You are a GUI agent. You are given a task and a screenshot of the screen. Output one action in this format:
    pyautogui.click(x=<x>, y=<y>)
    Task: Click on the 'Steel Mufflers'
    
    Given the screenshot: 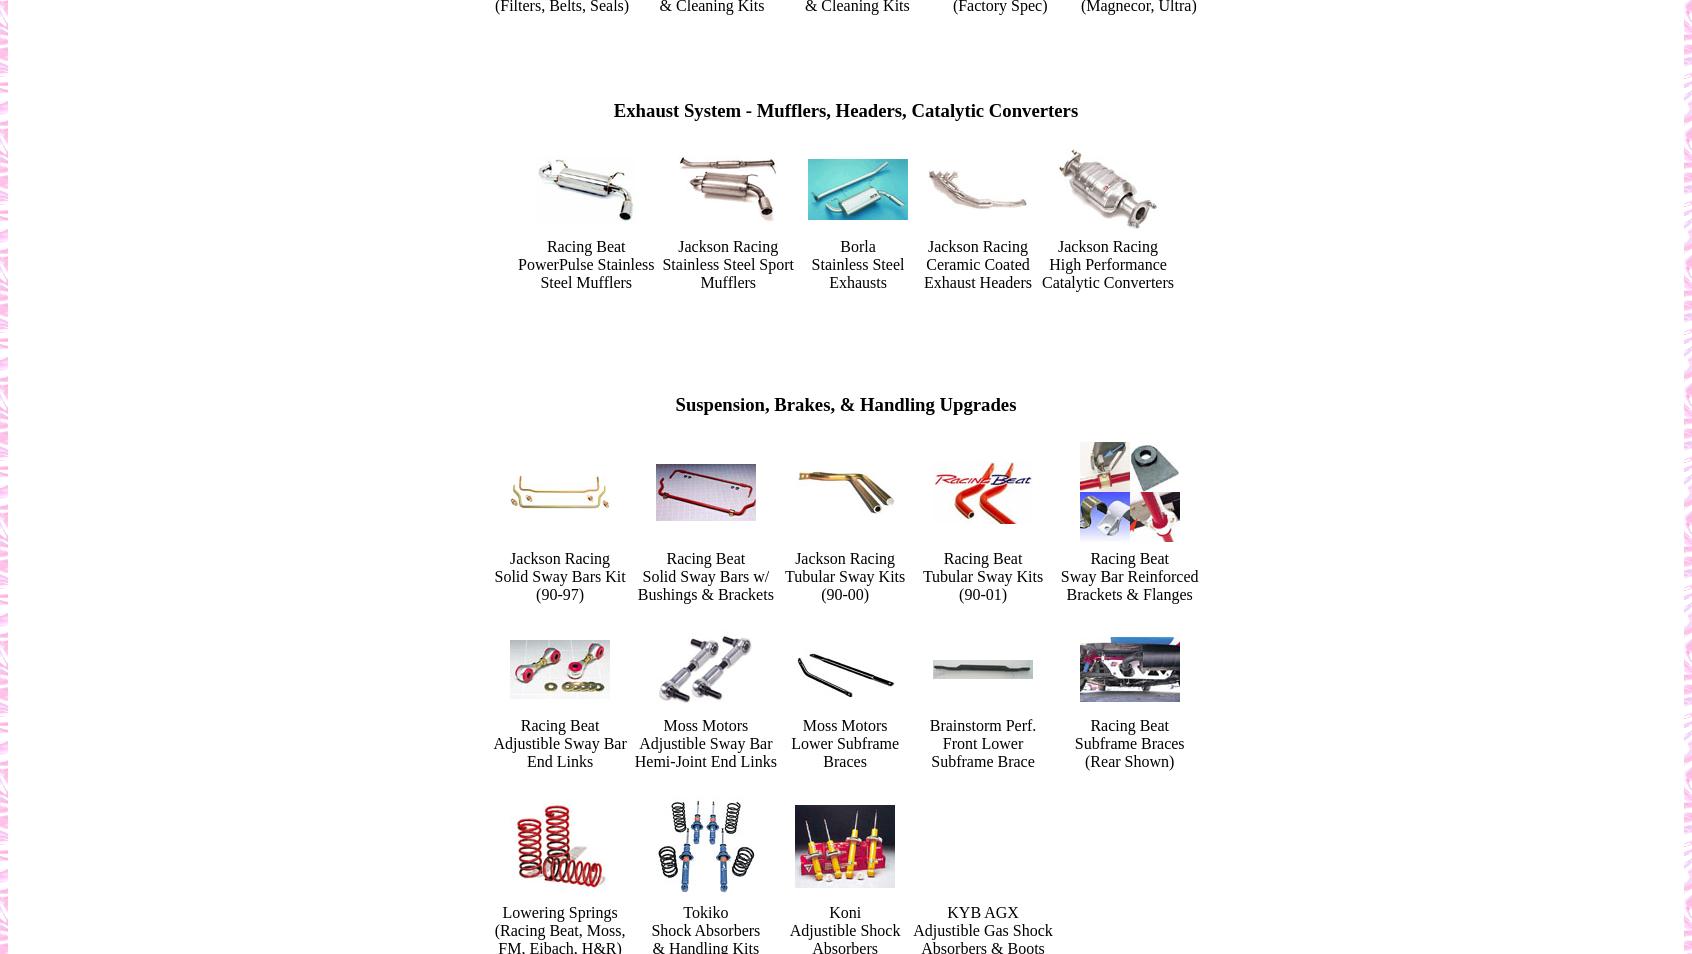 What is the action you would take?
    pyautogui.click(x=539, y=282)
    